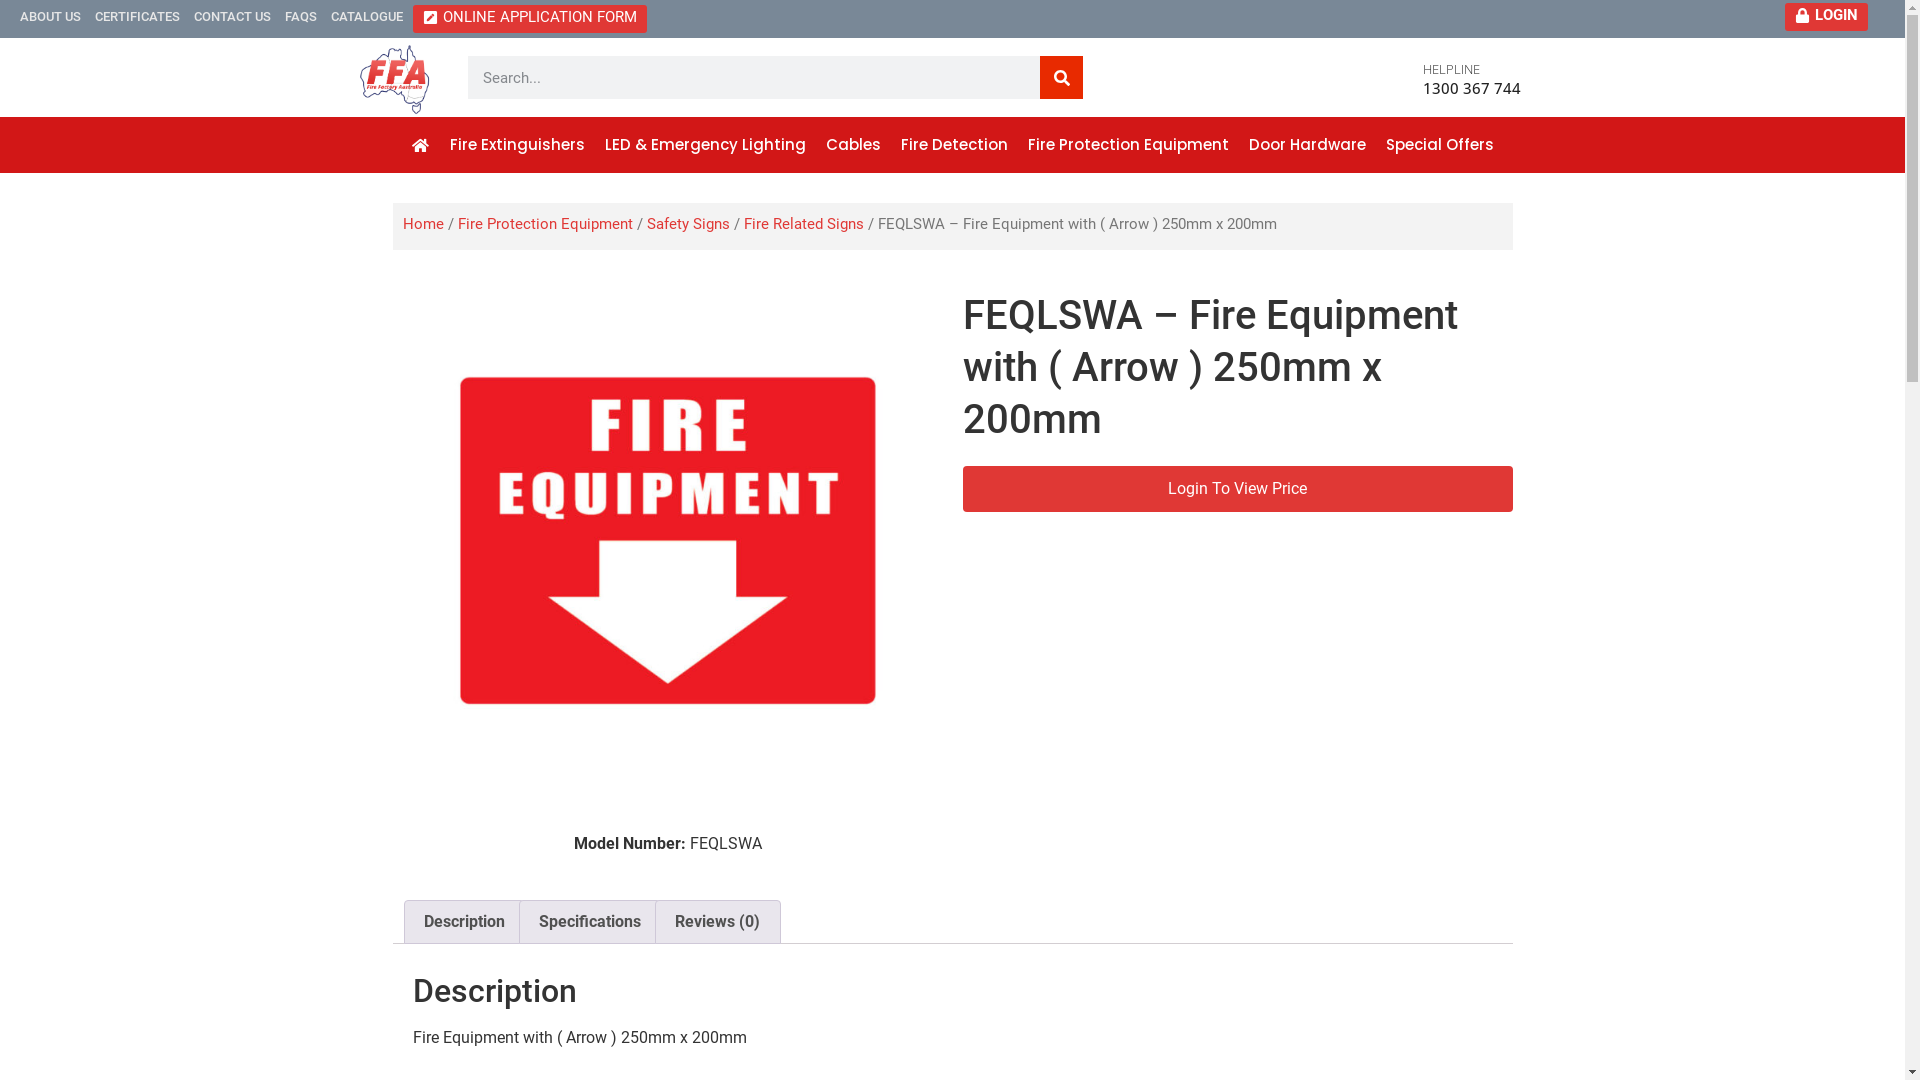 The height and width of the screenshot is (1080, 1920). Describe the element at coordinates (1307, 144) in the screenshot. I see `'Door Hardware'` at that location.